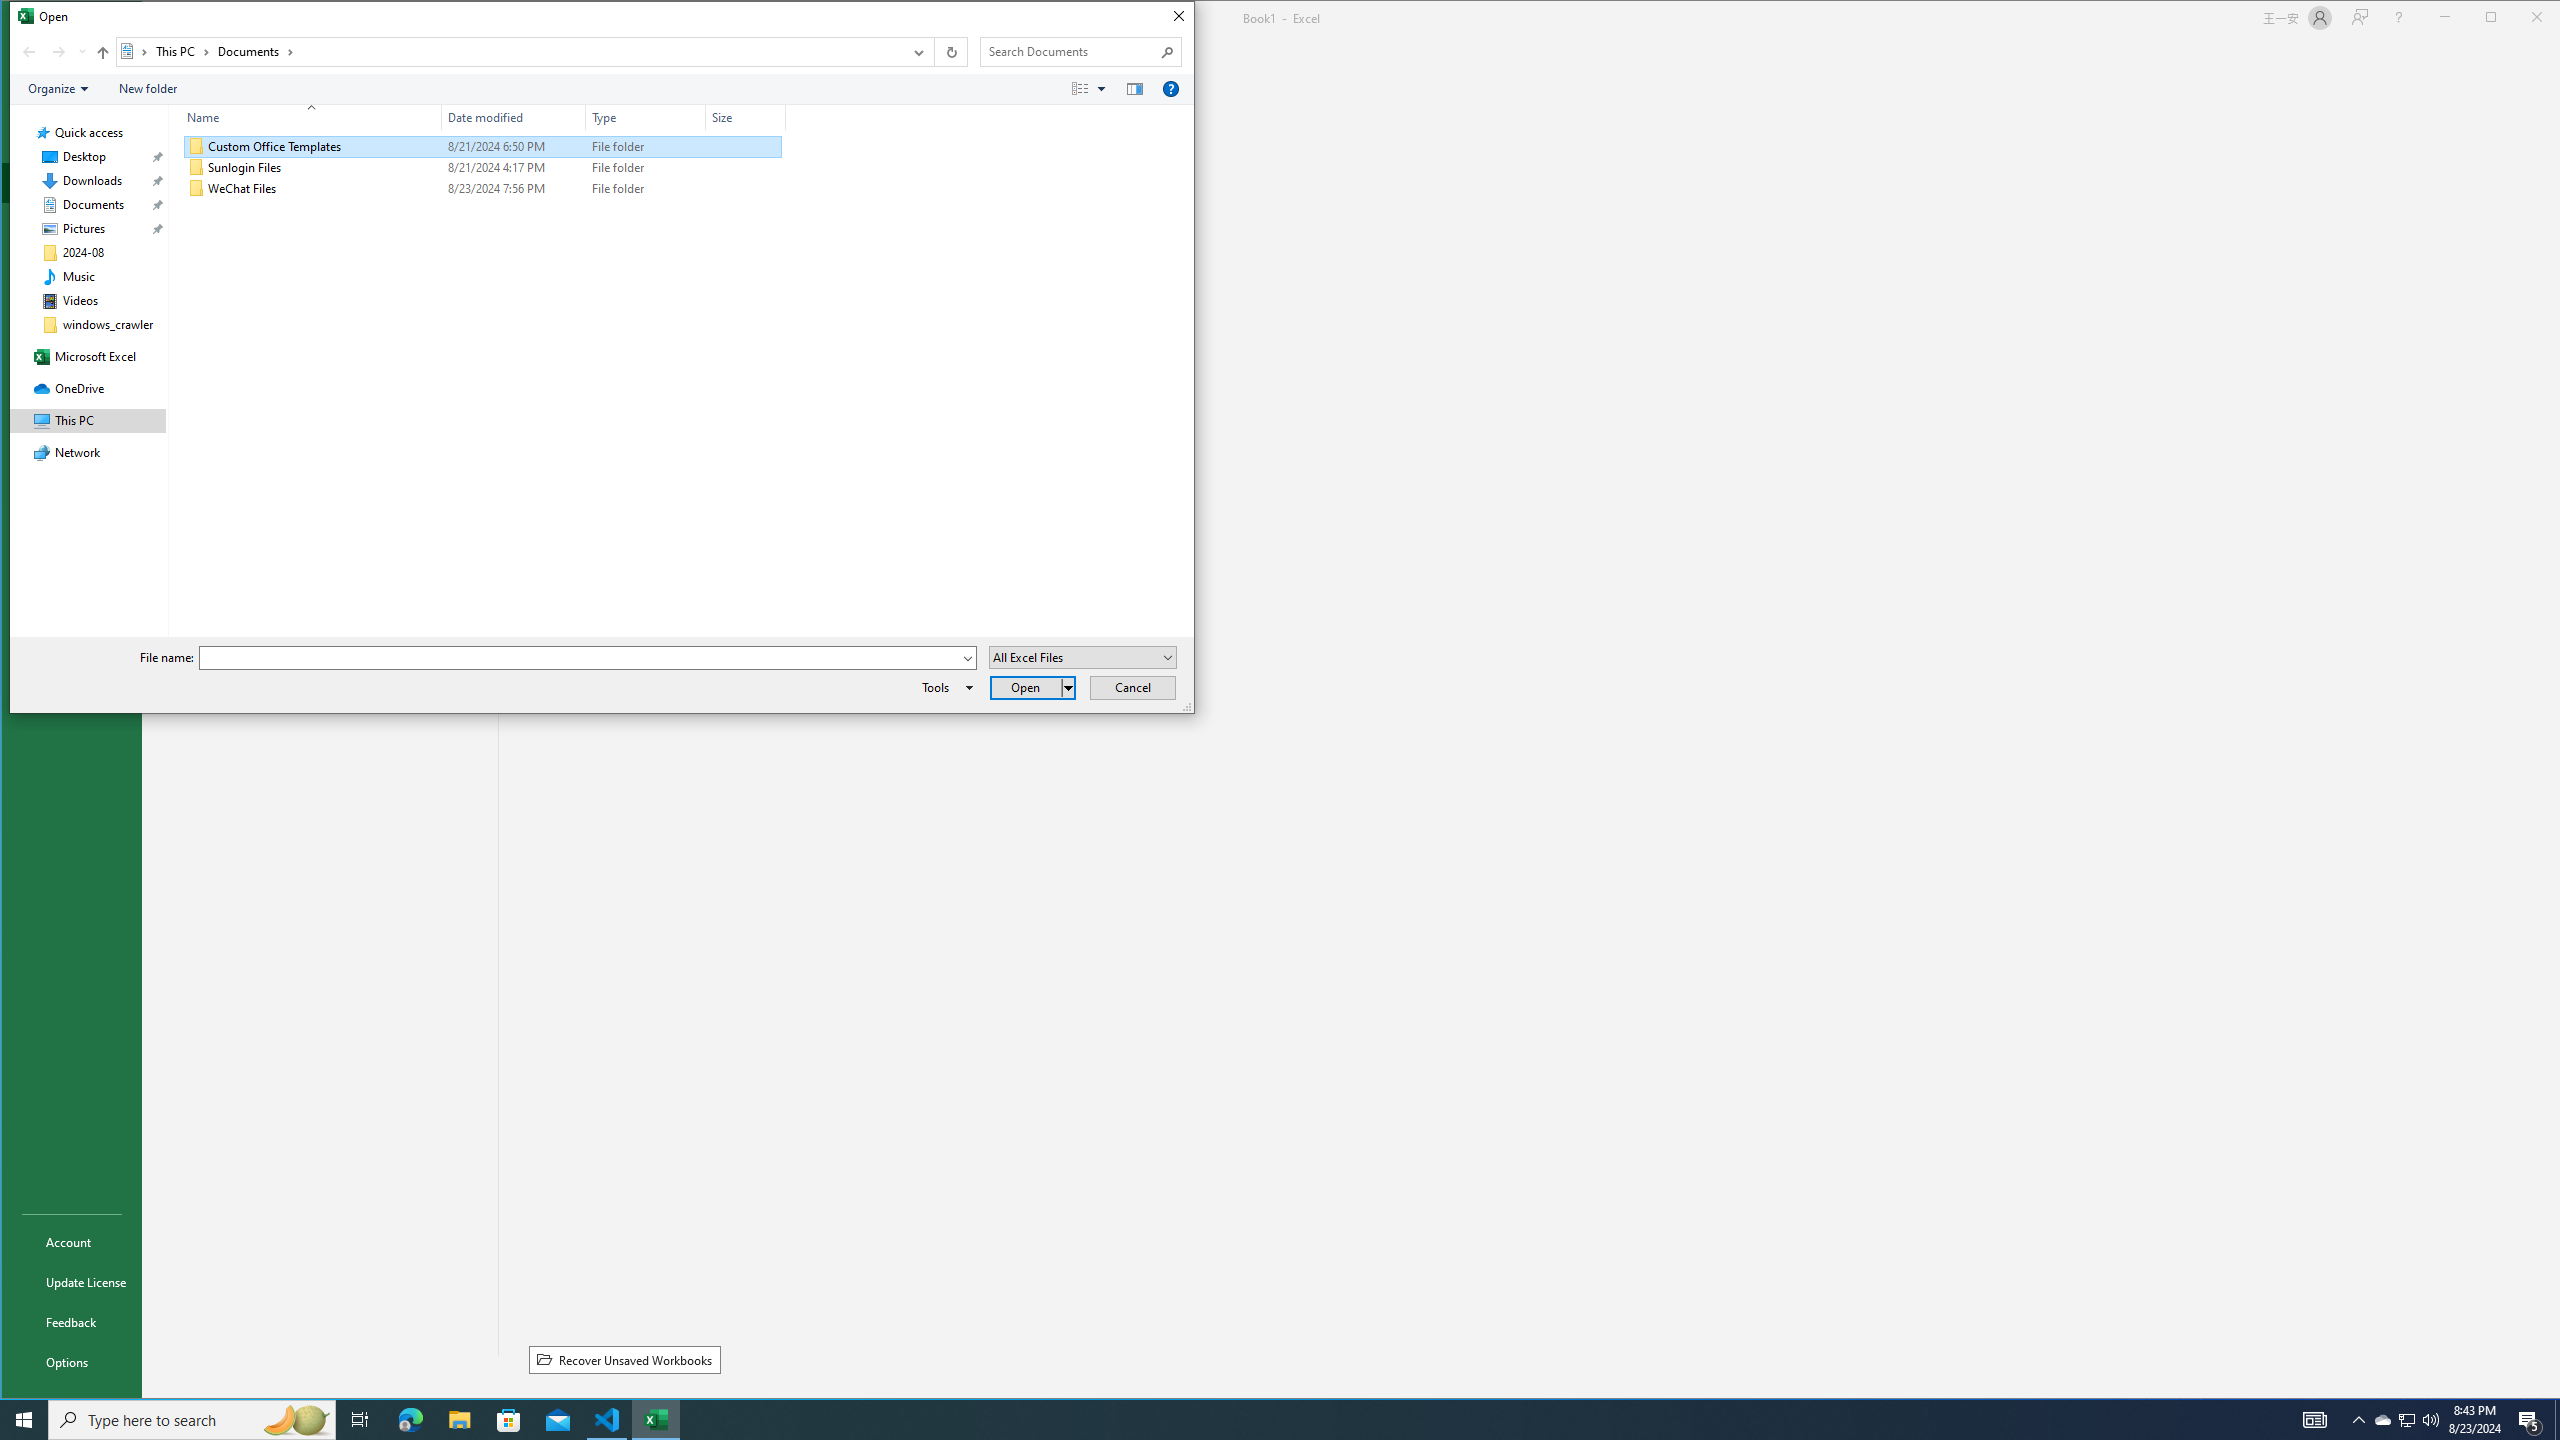  I want to click on 'Search Box', so click(1071, 50).